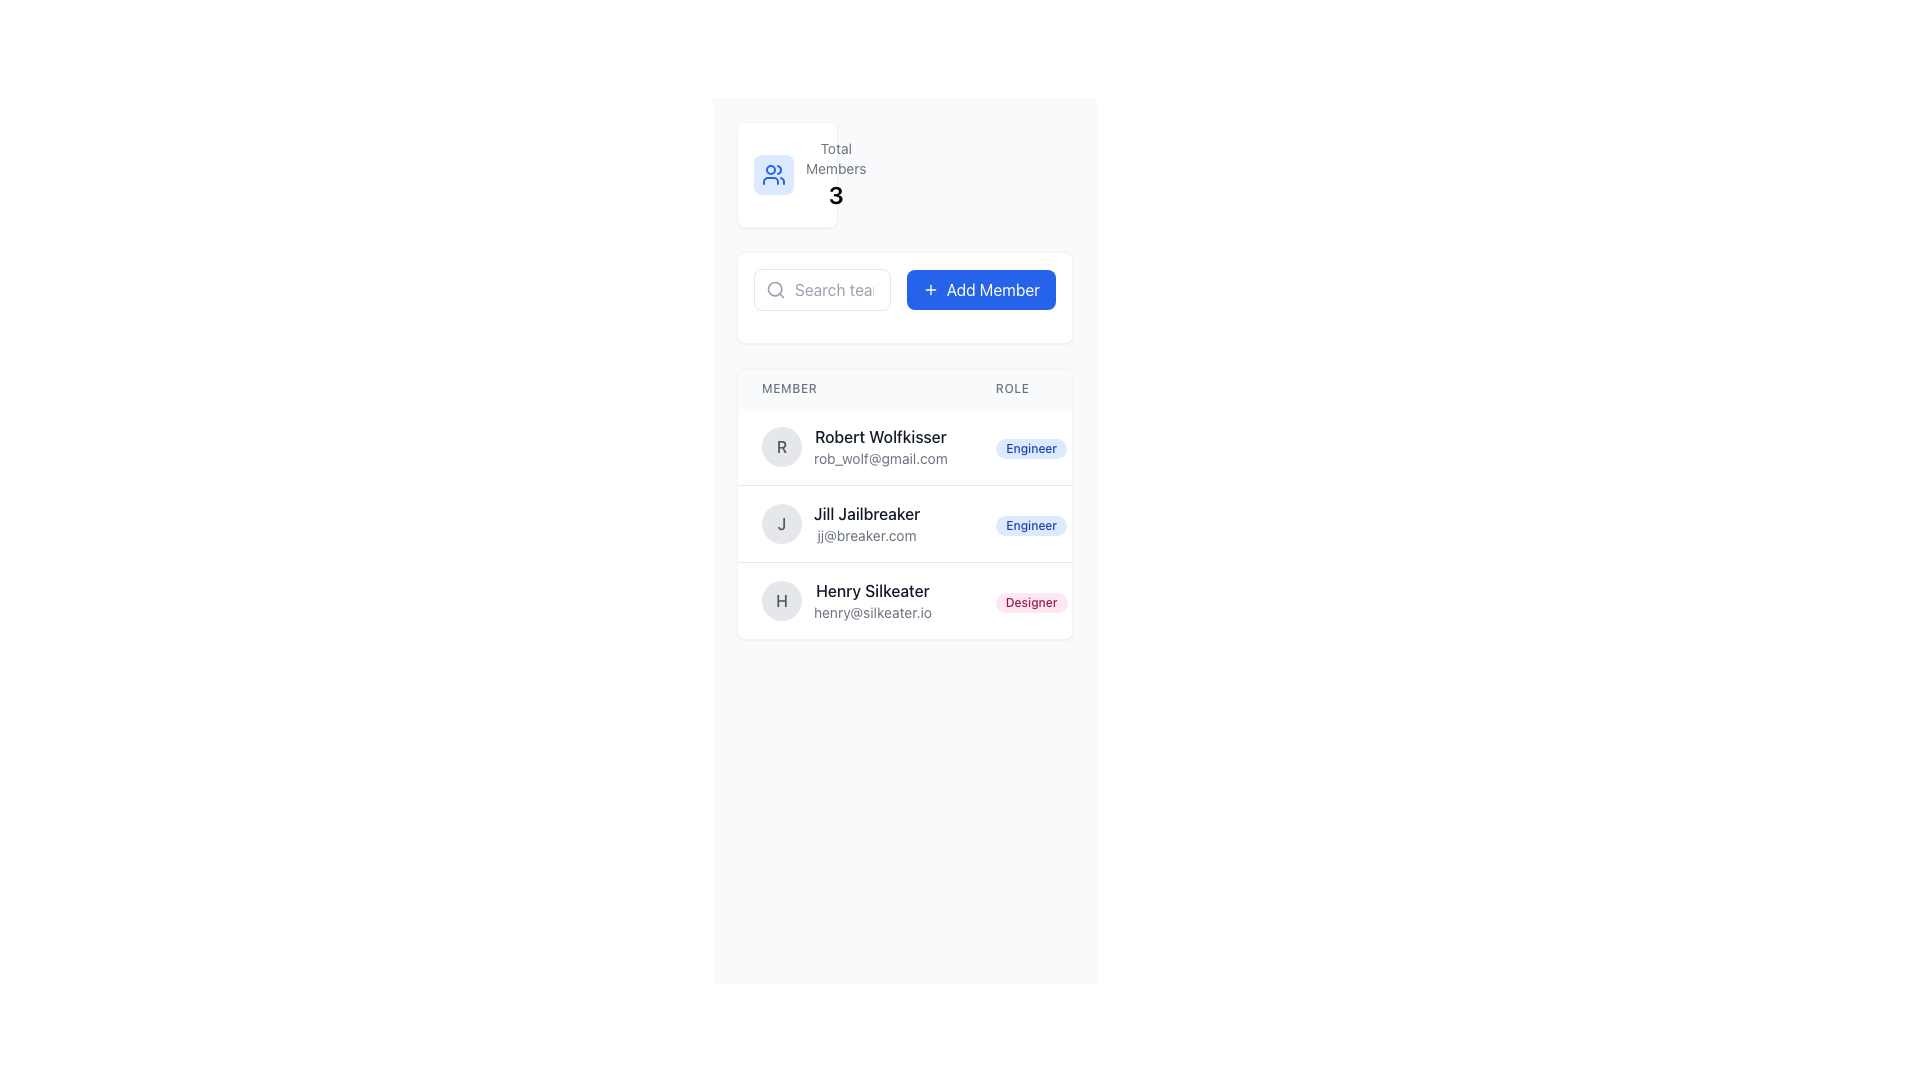  I want to click on the text label styled with a pink background and the text 'Designer' in the ROLE column of the third row in the member list, adjacent to Henry Silkeater's name and email, so click(1031, 601).